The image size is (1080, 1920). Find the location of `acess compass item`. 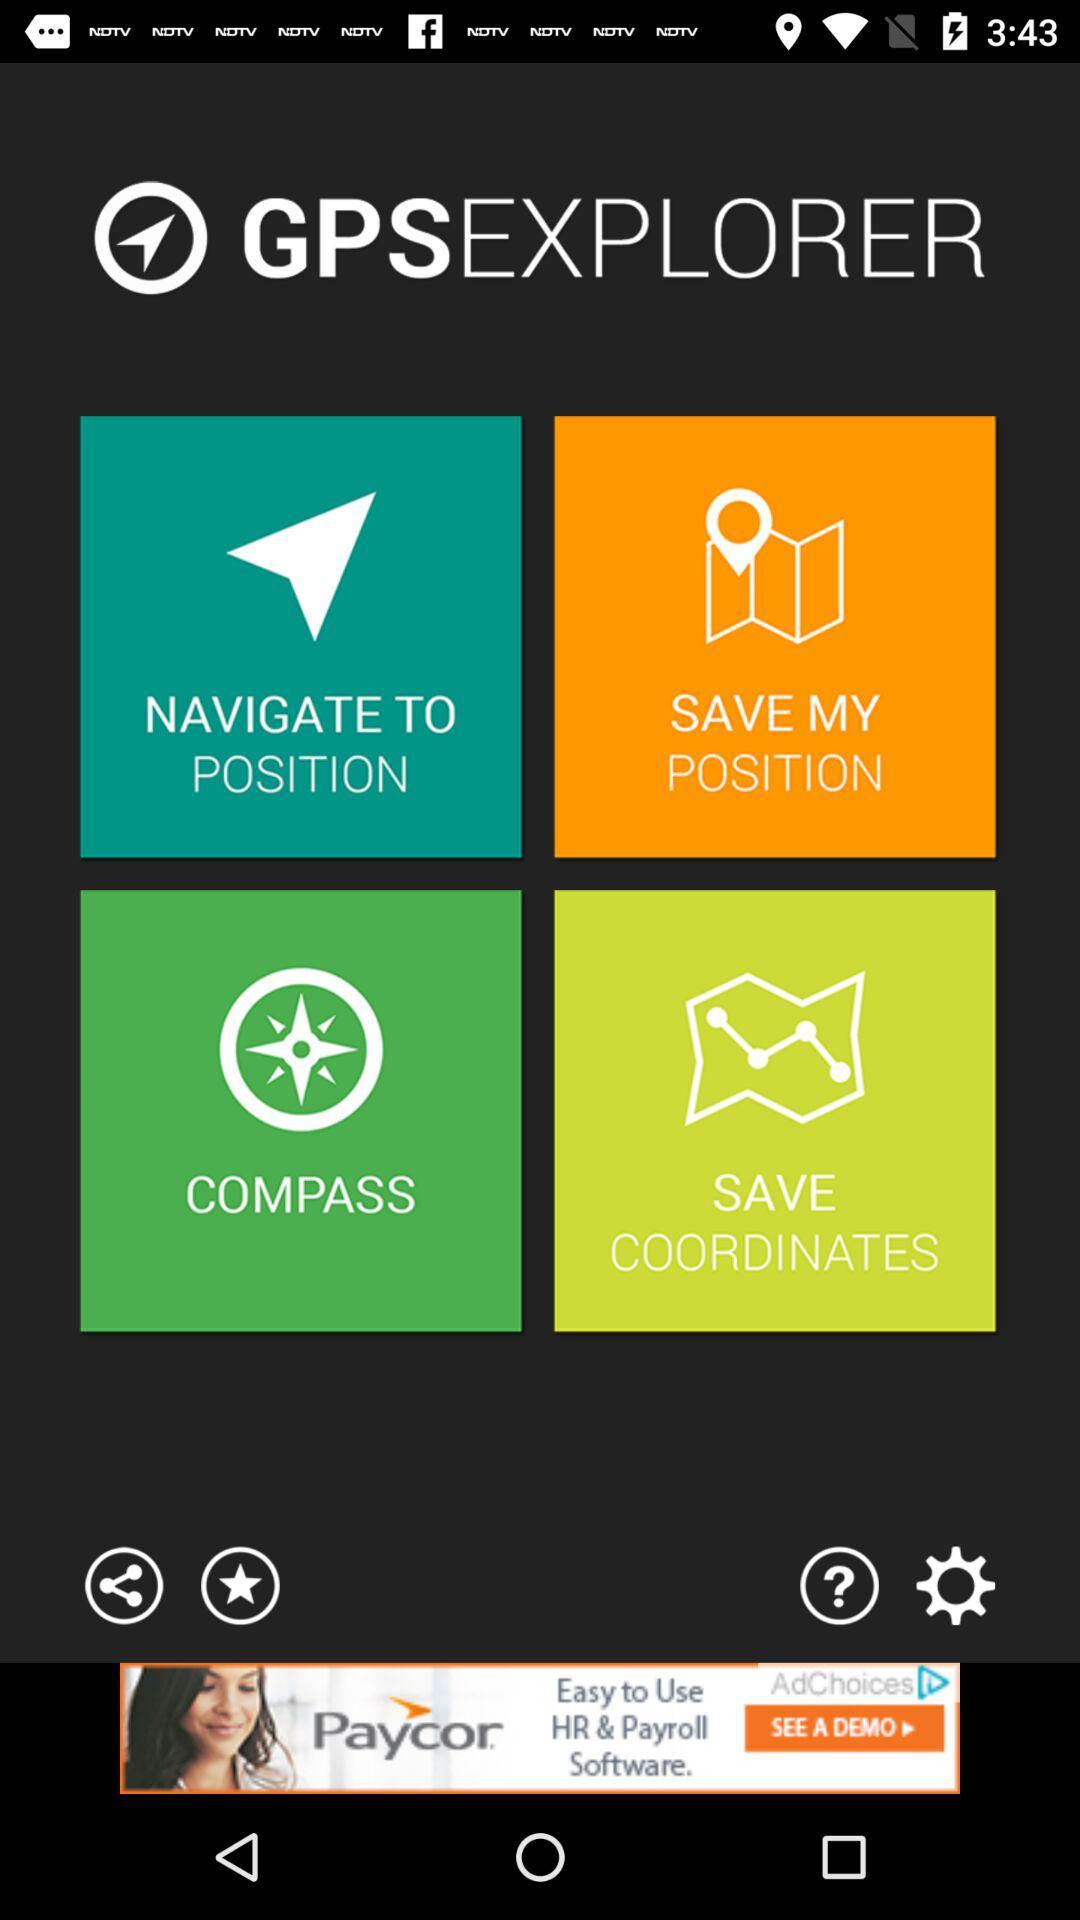

acess compass item is located at coordinates (303, 1112).